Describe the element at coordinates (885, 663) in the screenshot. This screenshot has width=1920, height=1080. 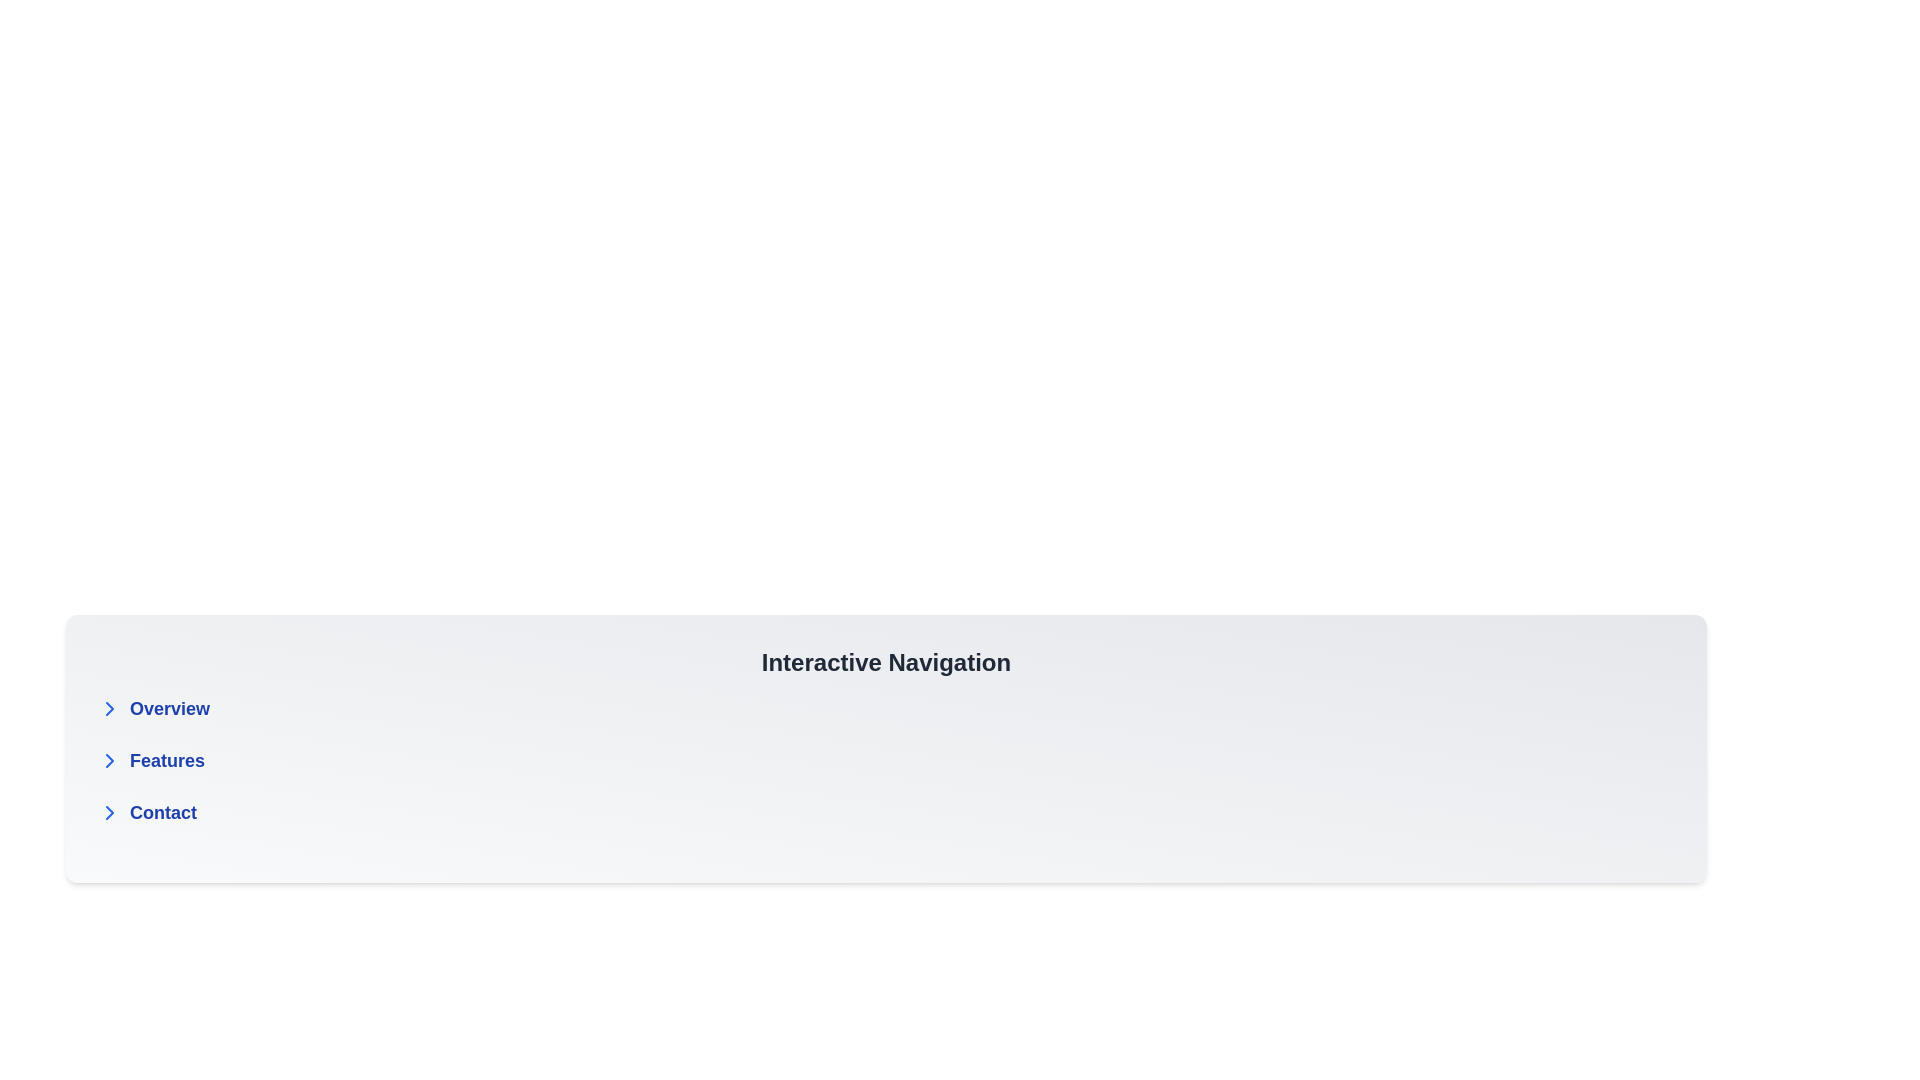
I see `the large, bold, dark gray text heading located at the top of the section above the navigation links 'Overview', 'Features', and 'Contact'` at that location.